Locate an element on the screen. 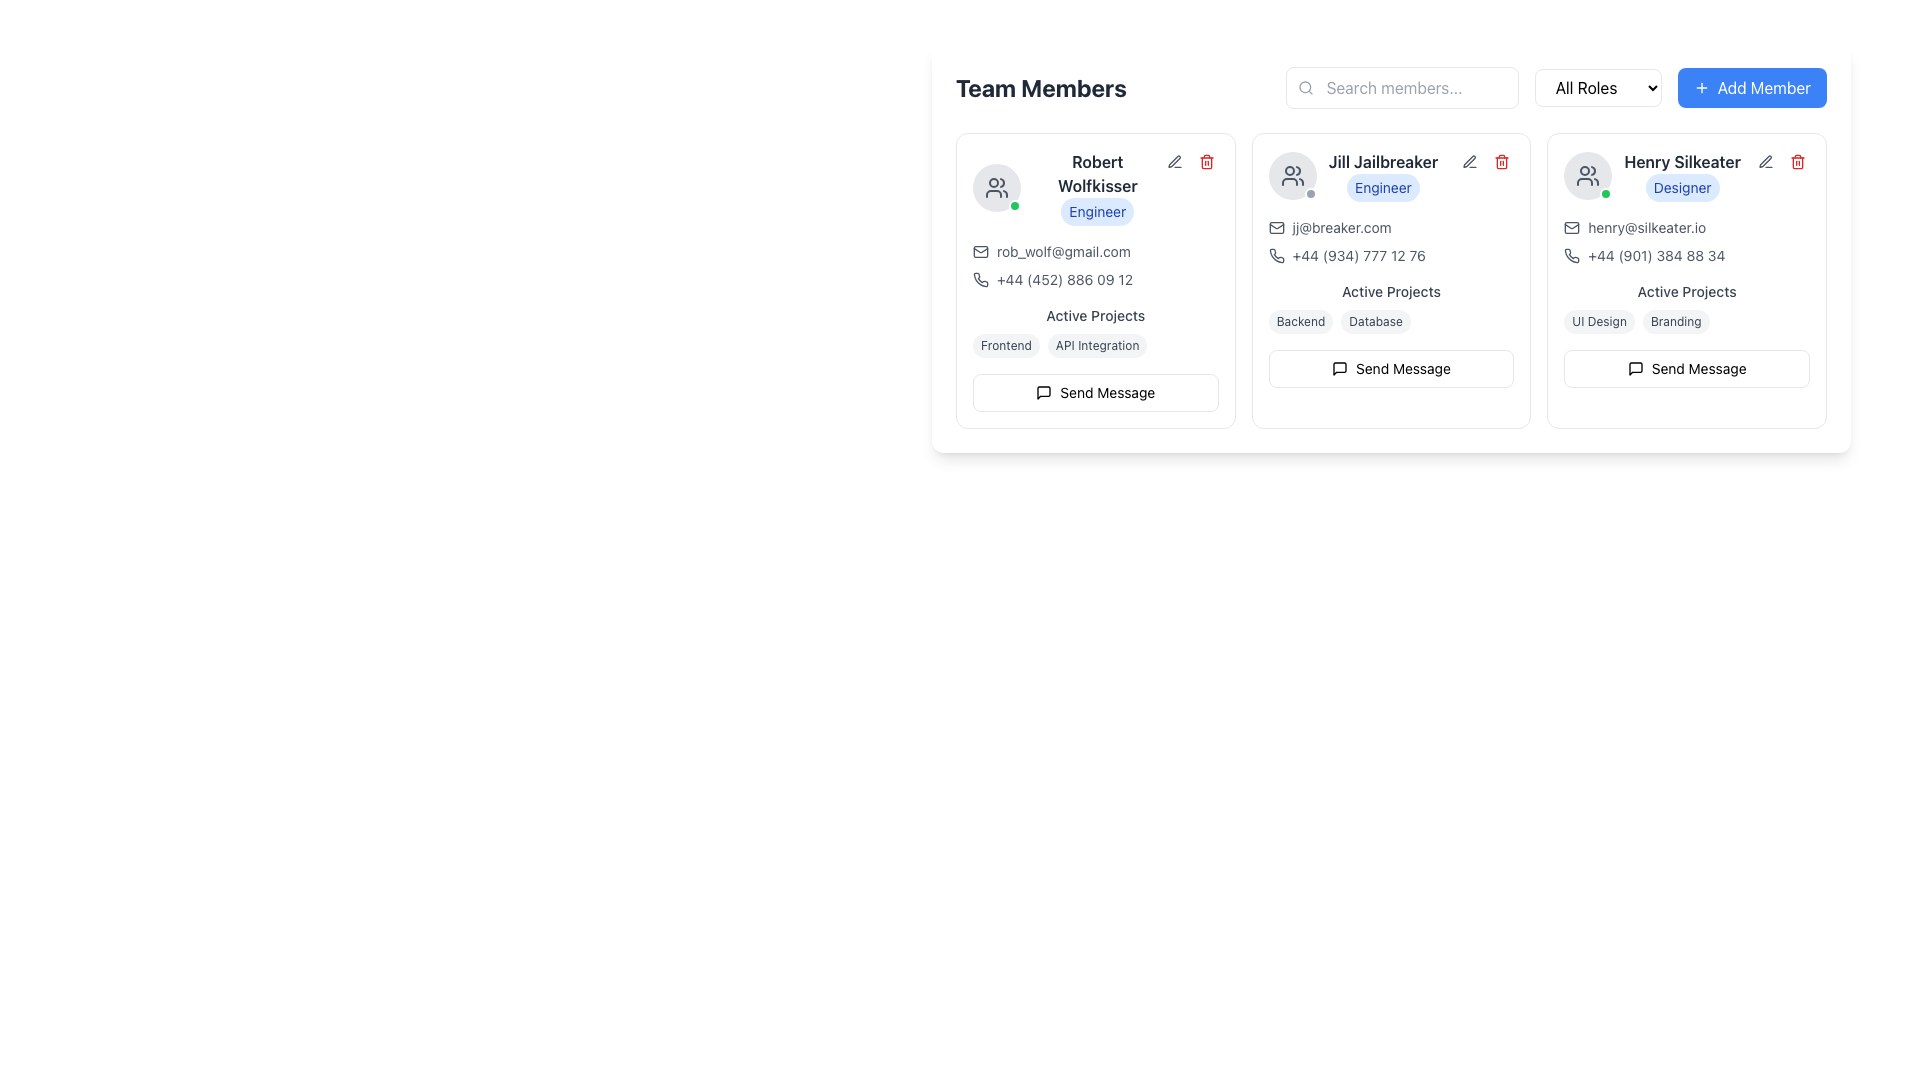 This screenshot has height=1080, width=1920. the small, square button with rounded corners that has a pen icon, located in the action buttons group for 'Jill Jailbreaker' is located at coordinates (1469, 161).